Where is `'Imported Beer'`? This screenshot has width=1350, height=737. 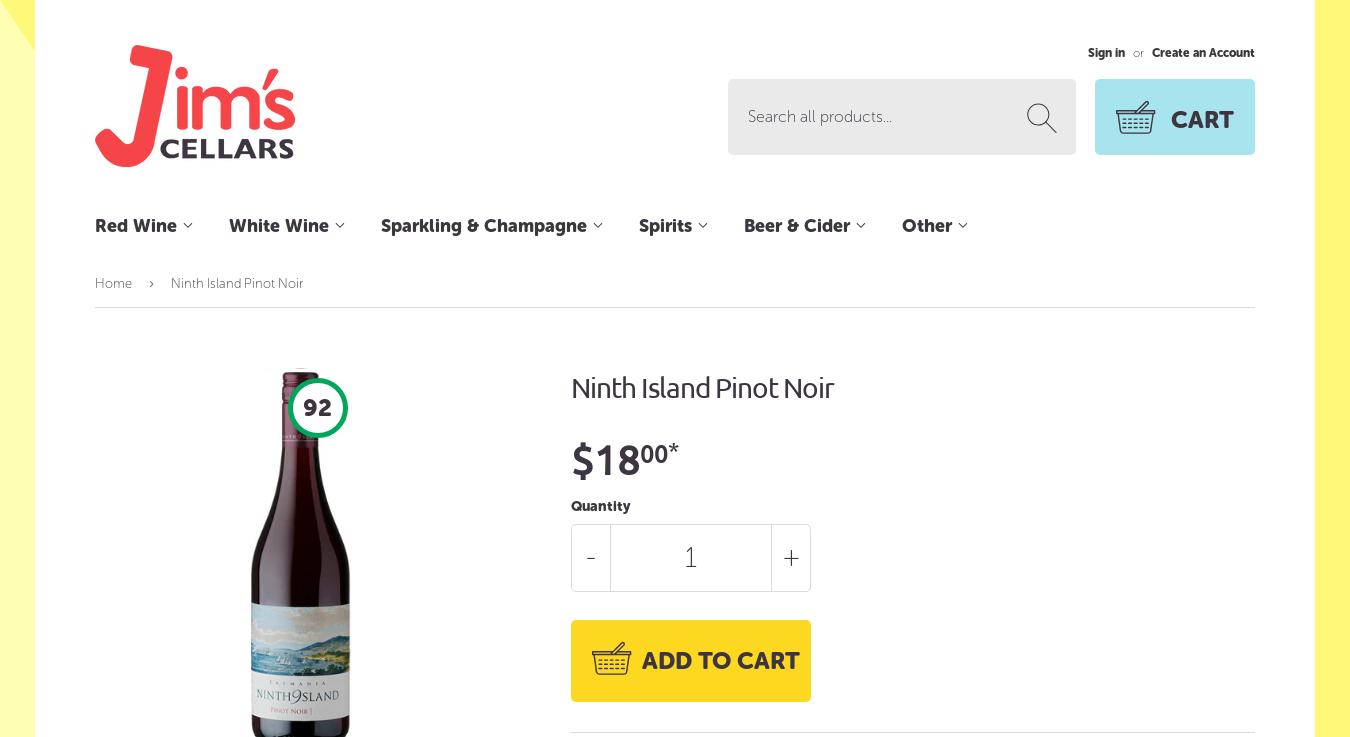 'Imported Beer' is located at coordinates (801, 424).